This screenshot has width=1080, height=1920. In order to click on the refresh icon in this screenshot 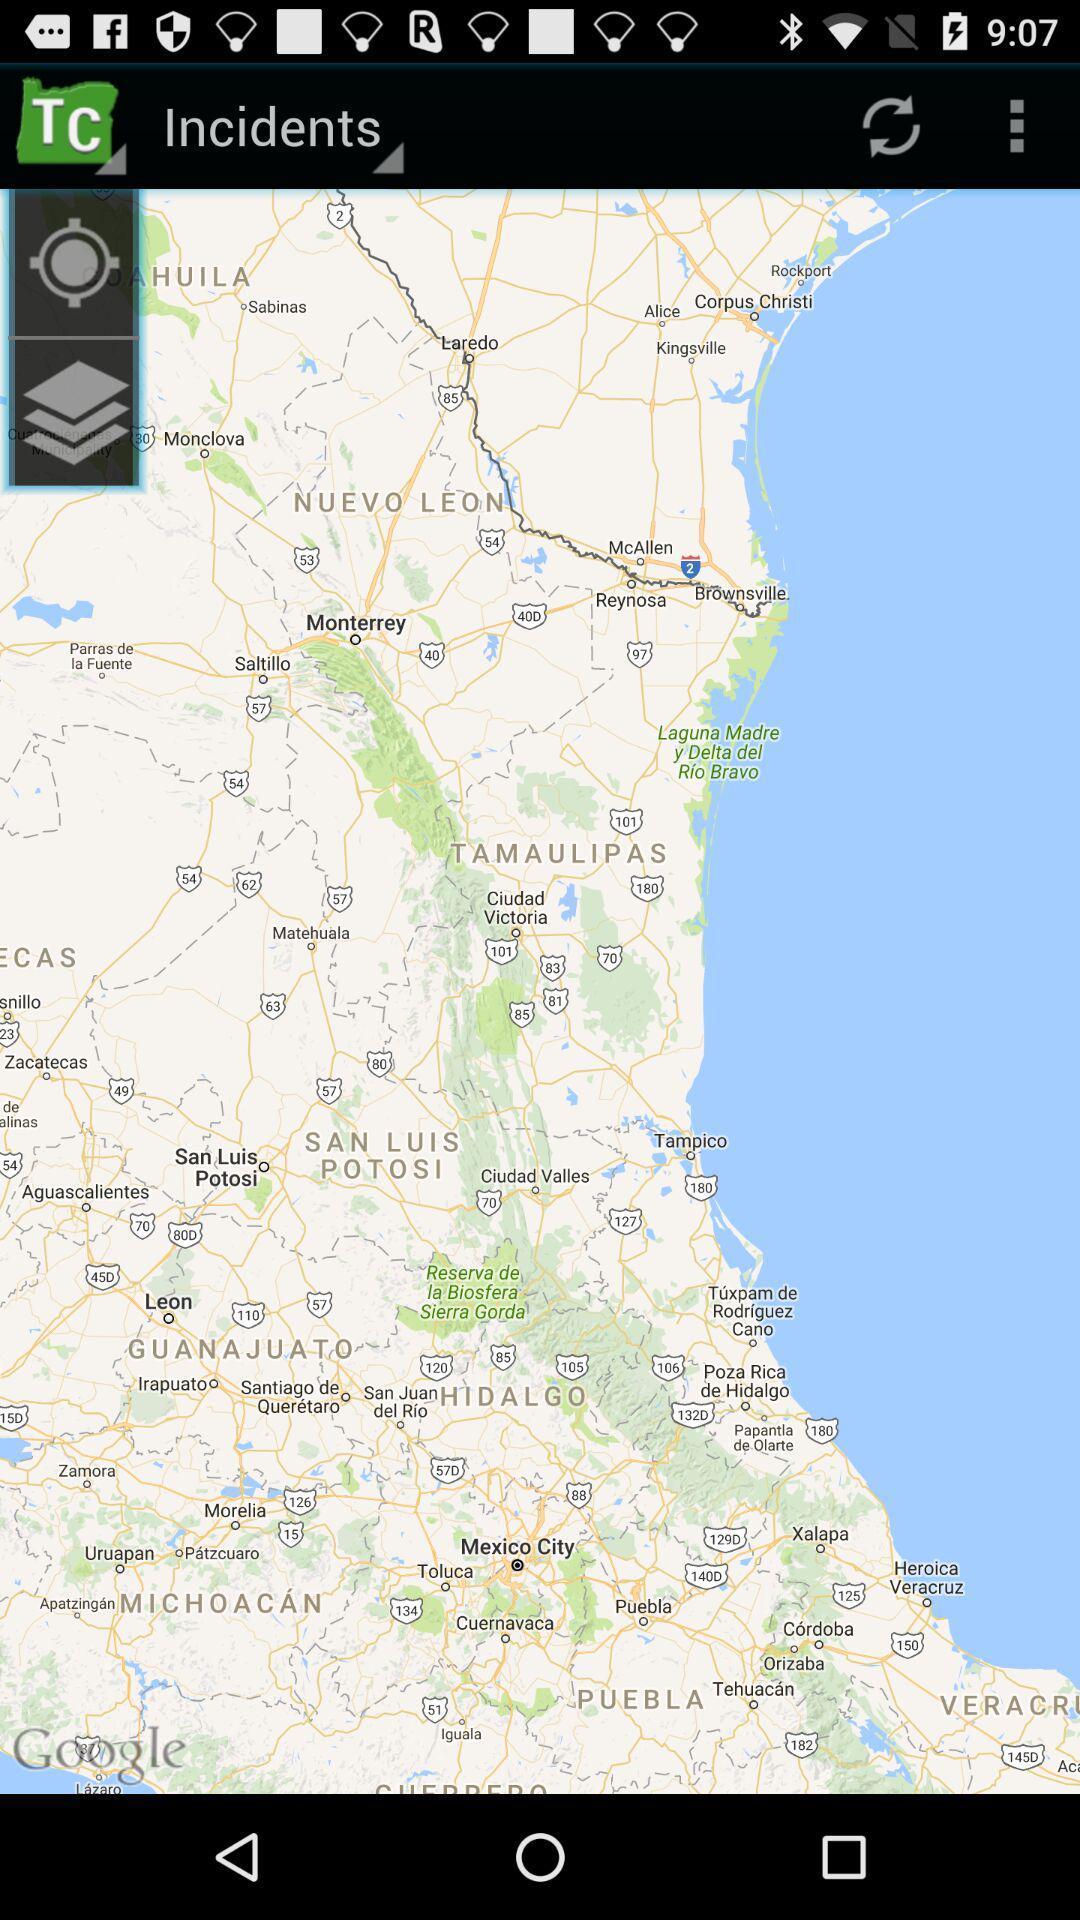, I will do `click(890, 133)`.